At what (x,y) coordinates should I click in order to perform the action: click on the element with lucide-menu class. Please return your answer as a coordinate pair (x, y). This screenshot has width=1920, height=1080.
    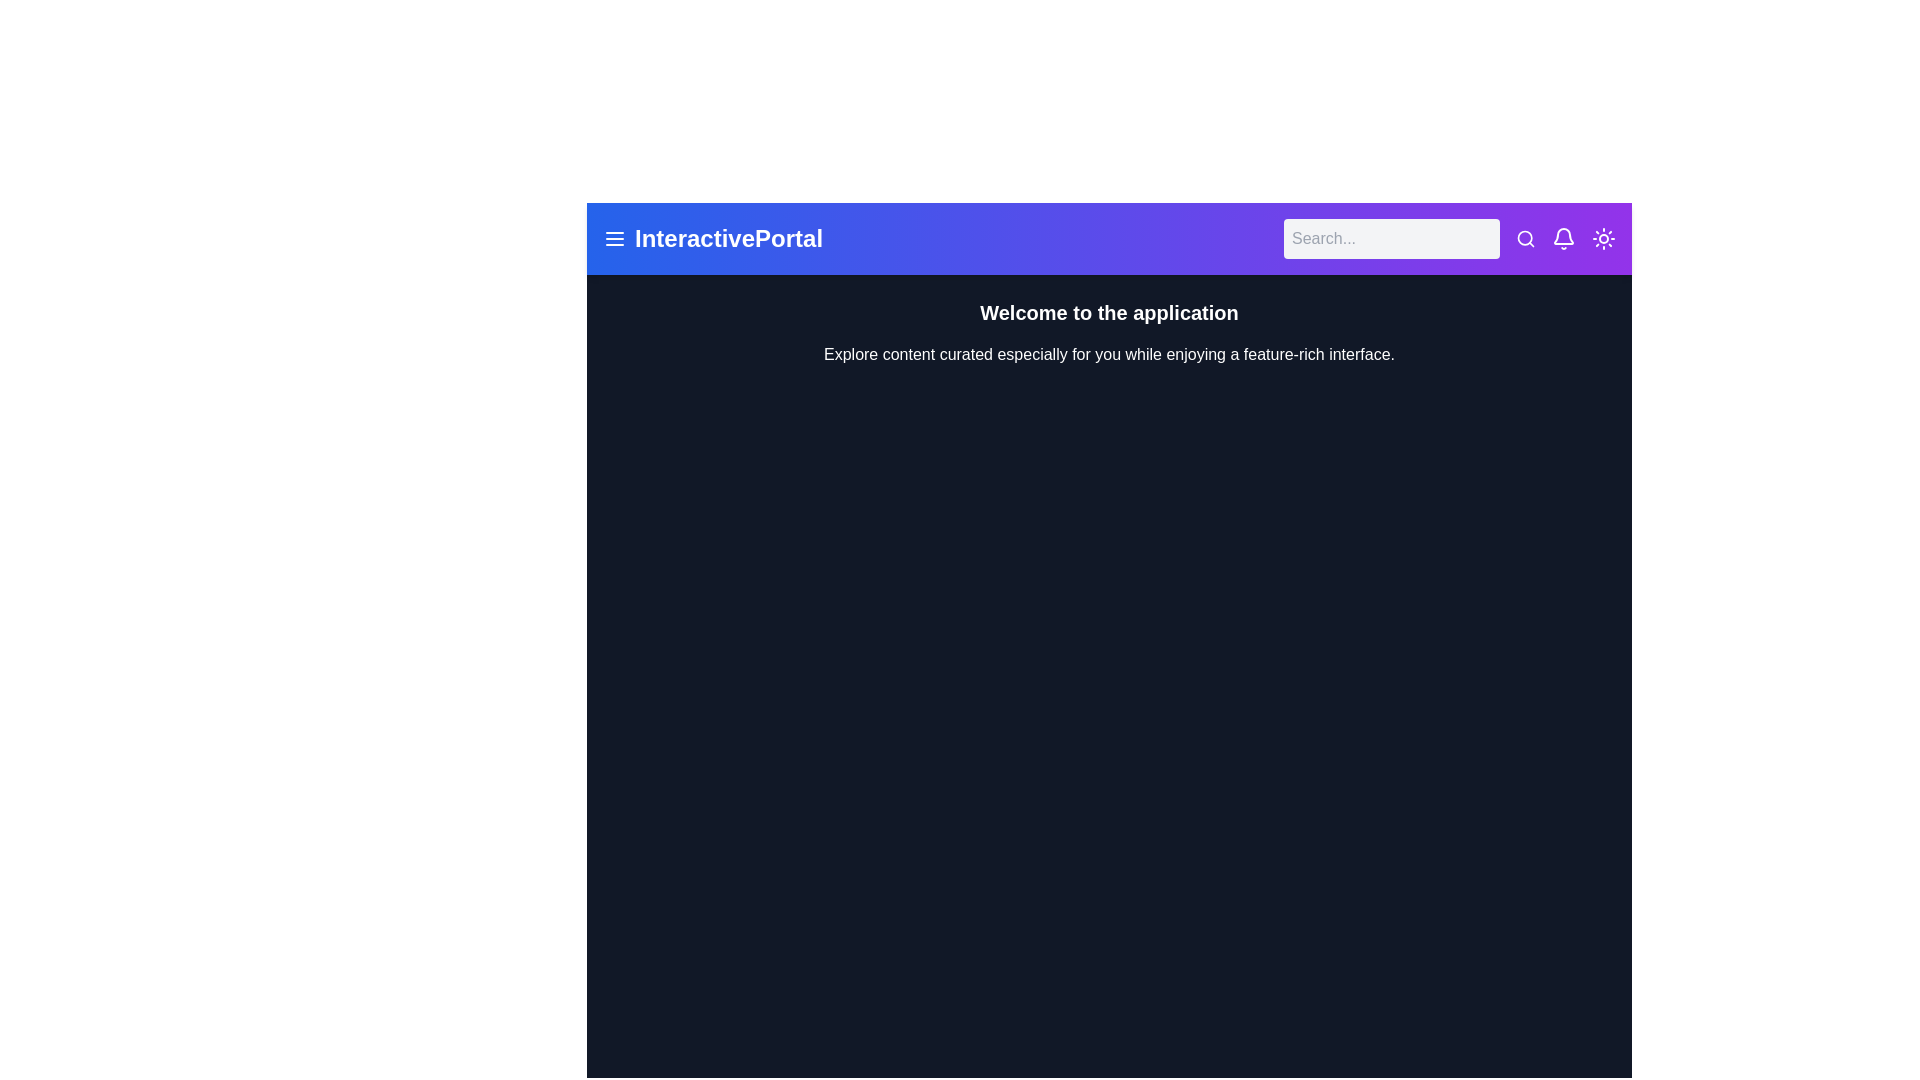
    Looking at the image, I should click on (613, 238).